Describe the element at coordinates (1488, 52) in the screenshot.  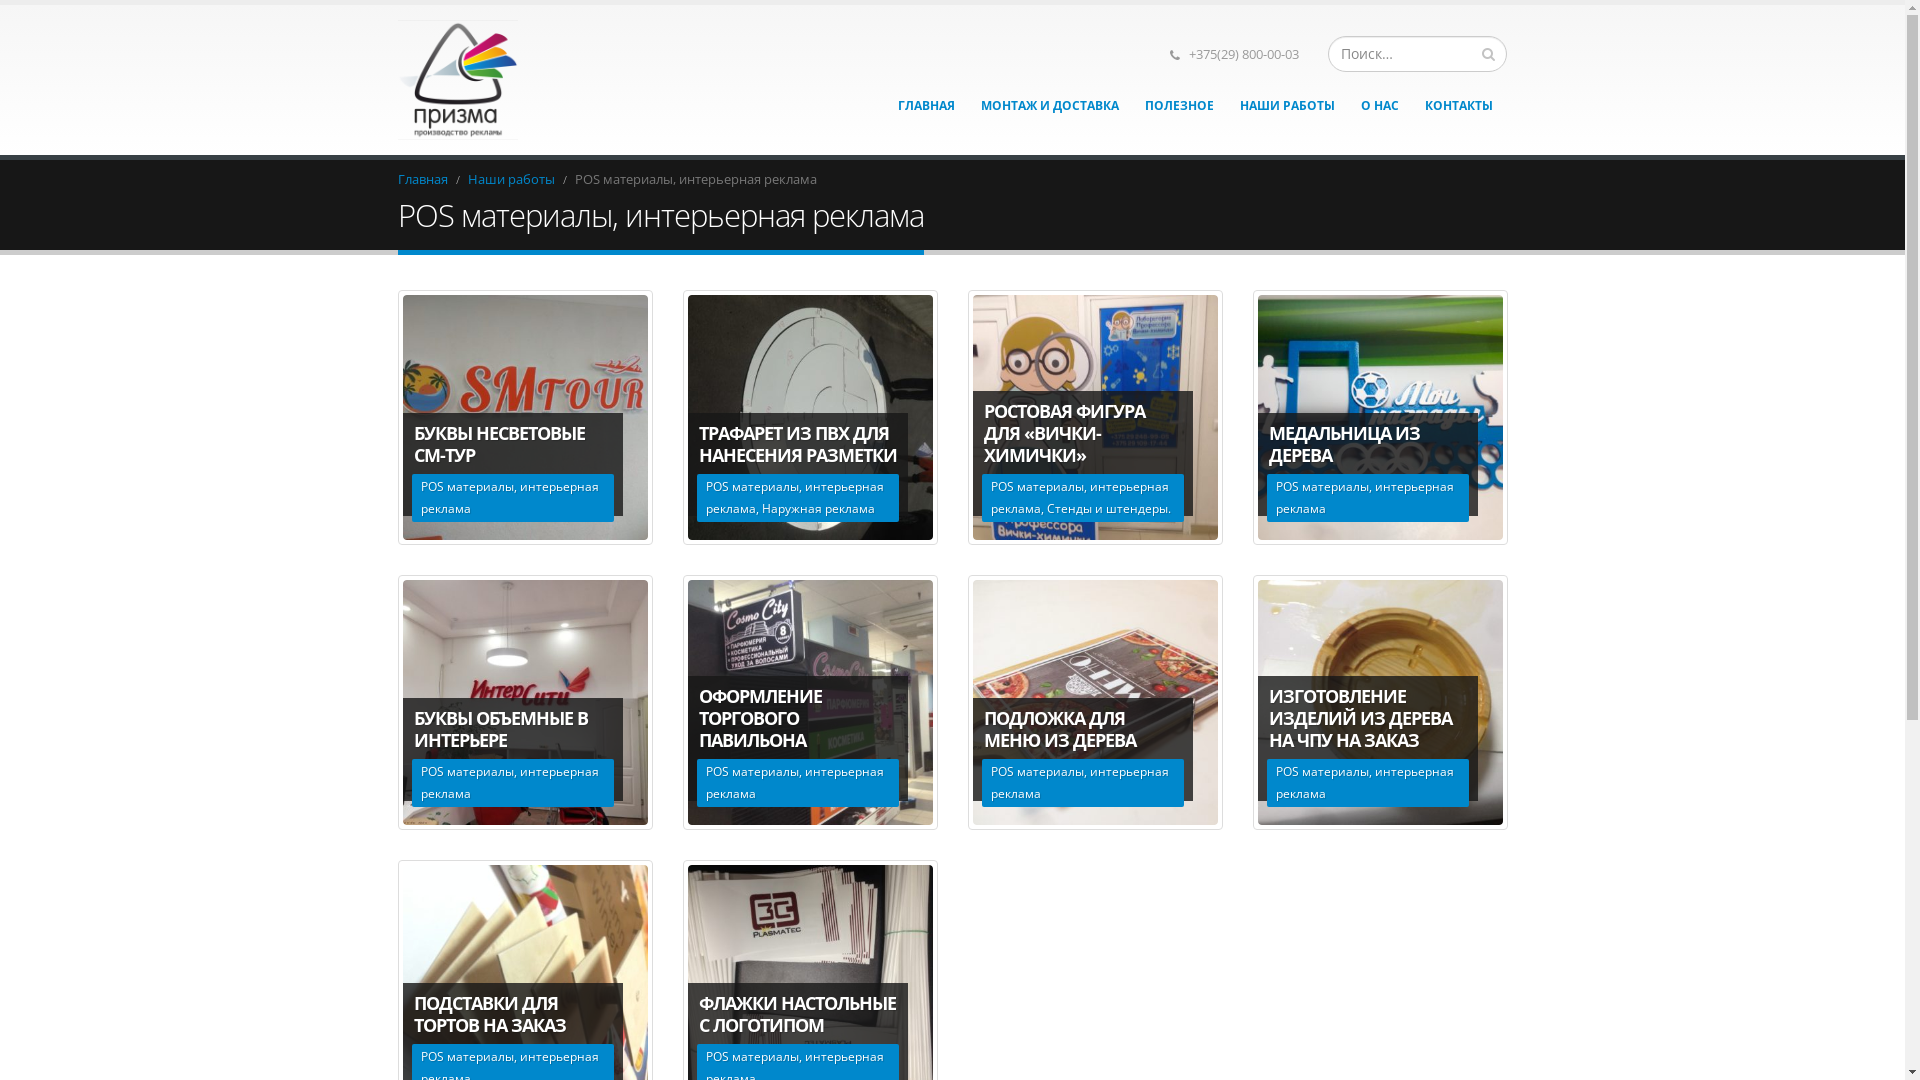
I see `'Search'` at that location.